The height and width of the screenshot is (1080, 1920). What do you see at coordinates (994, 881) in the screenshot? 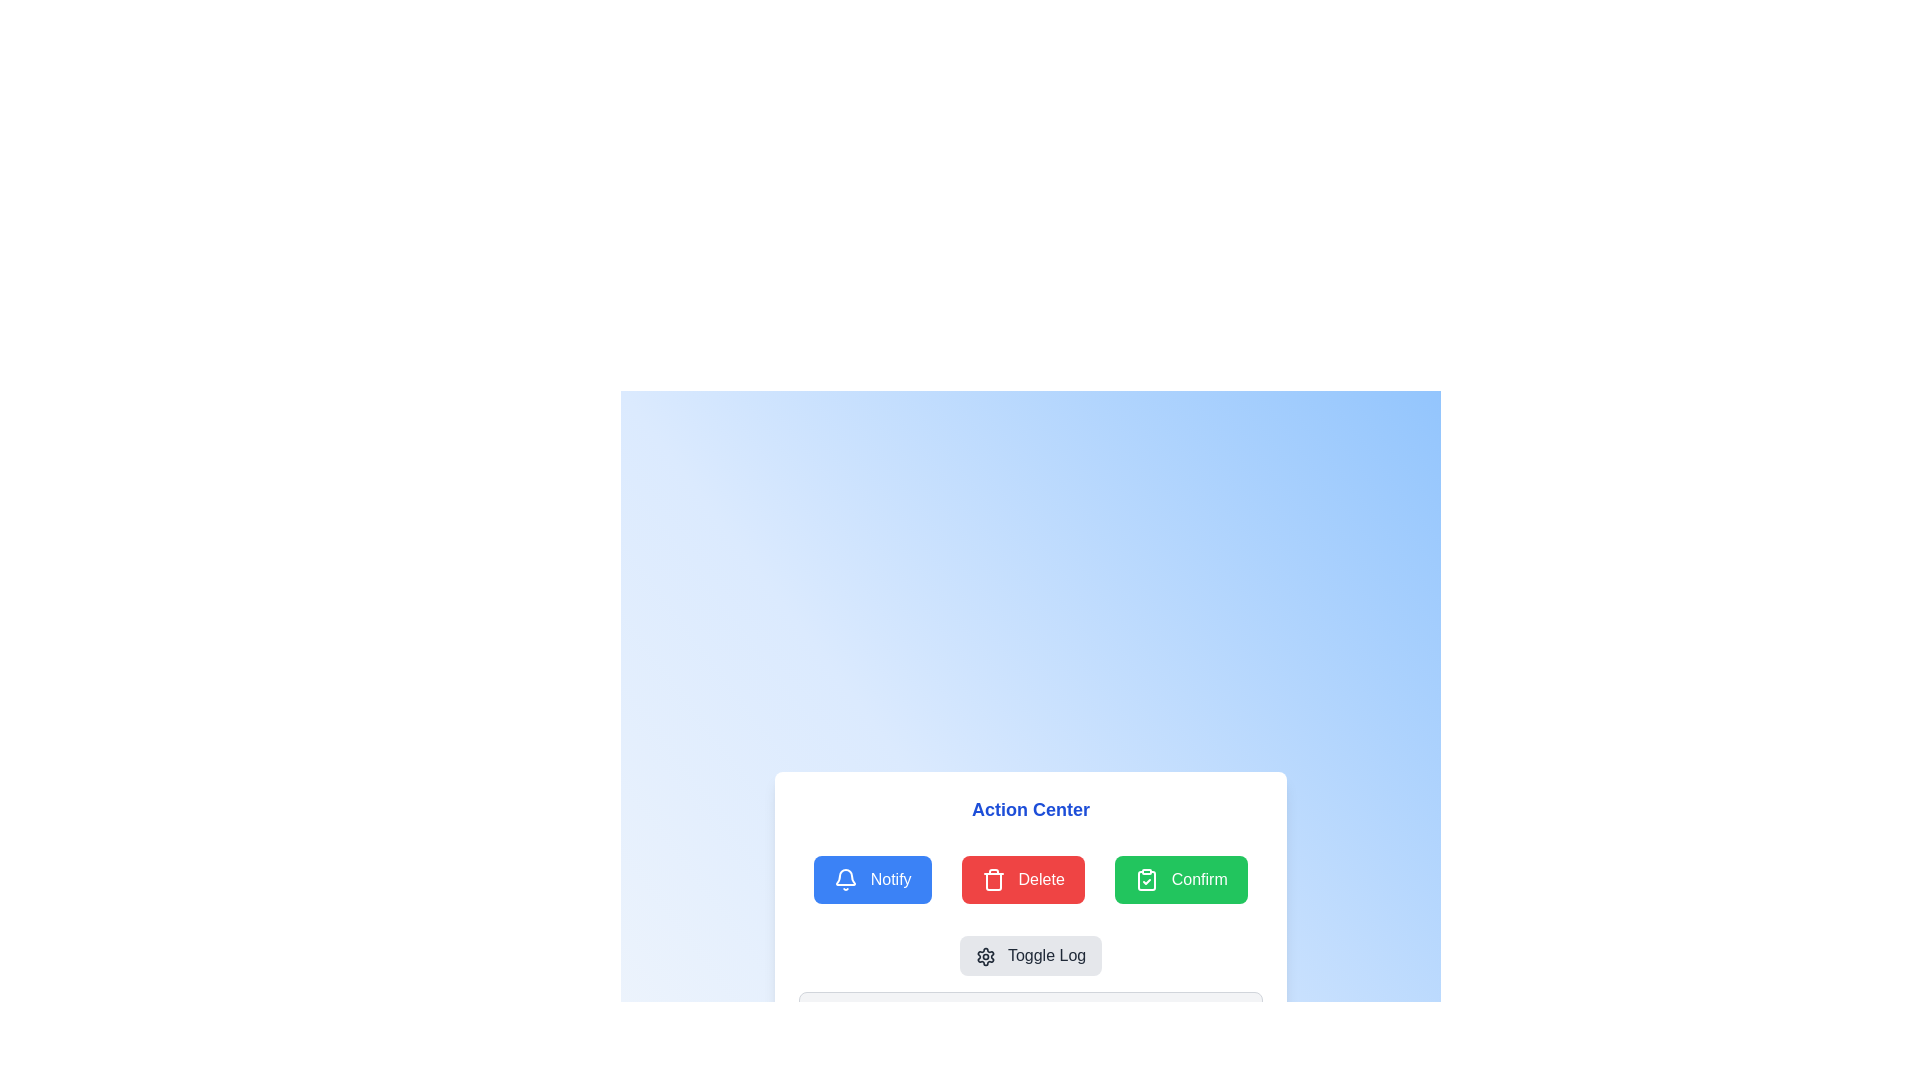
I see `the trash can icon representing the delete function located in the central action bar of the interface` at bounding box center [994, 881].